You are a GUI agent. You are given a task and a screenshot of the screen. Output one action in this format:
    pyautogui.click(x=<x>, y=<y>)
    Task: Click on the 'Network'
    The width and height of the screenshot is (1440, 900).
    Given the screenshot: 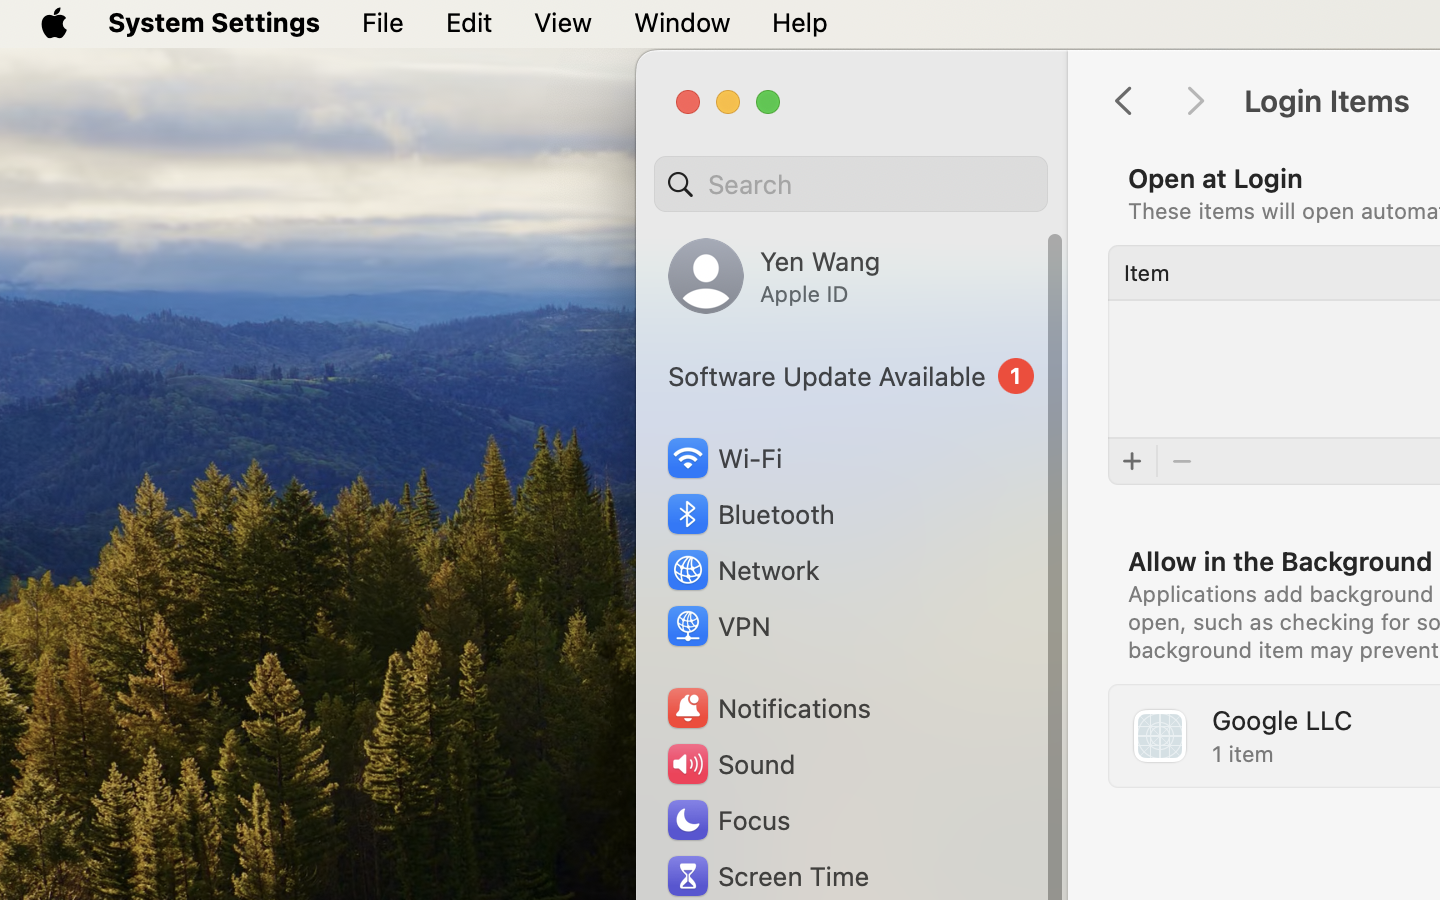 What is the action you would take?
    pyautogui.click(x=741, y=569)
    